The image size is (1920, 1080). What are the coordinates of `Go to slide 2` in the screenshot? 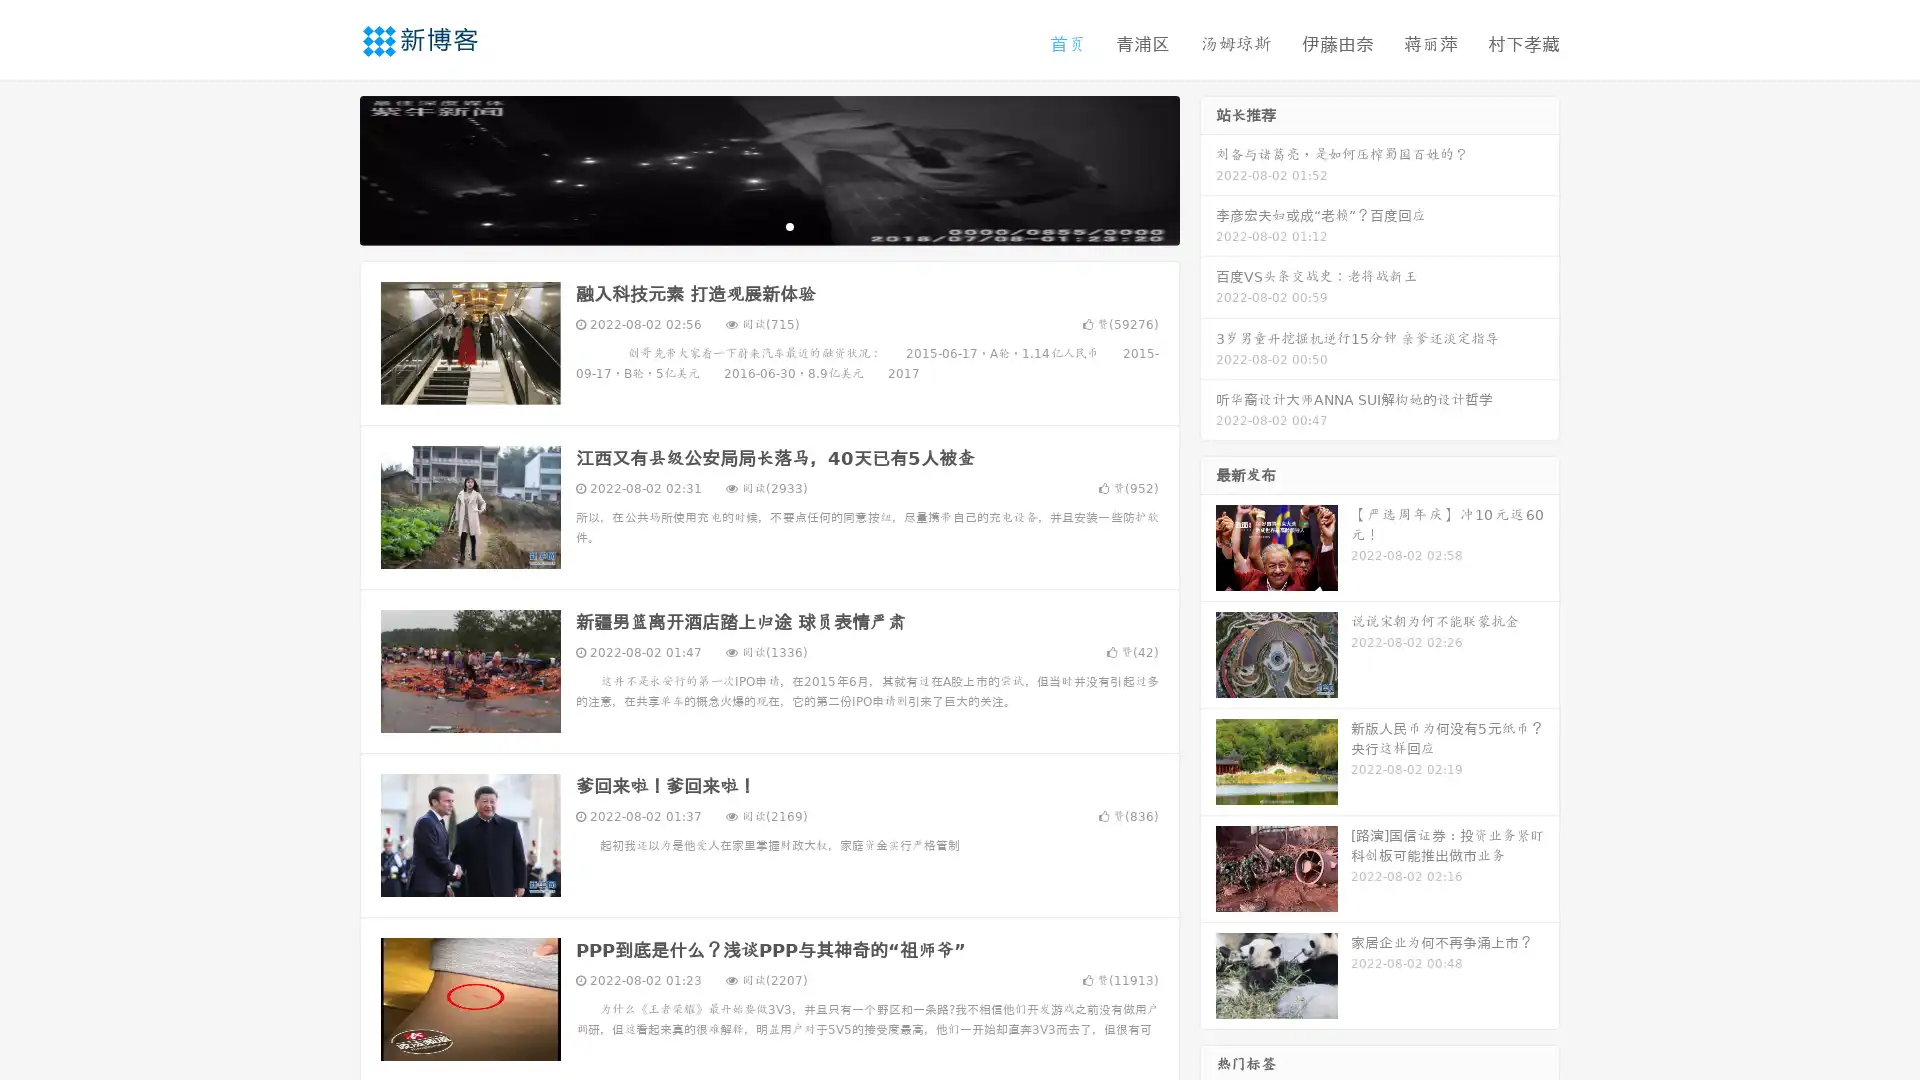 It's located at (768, 225).